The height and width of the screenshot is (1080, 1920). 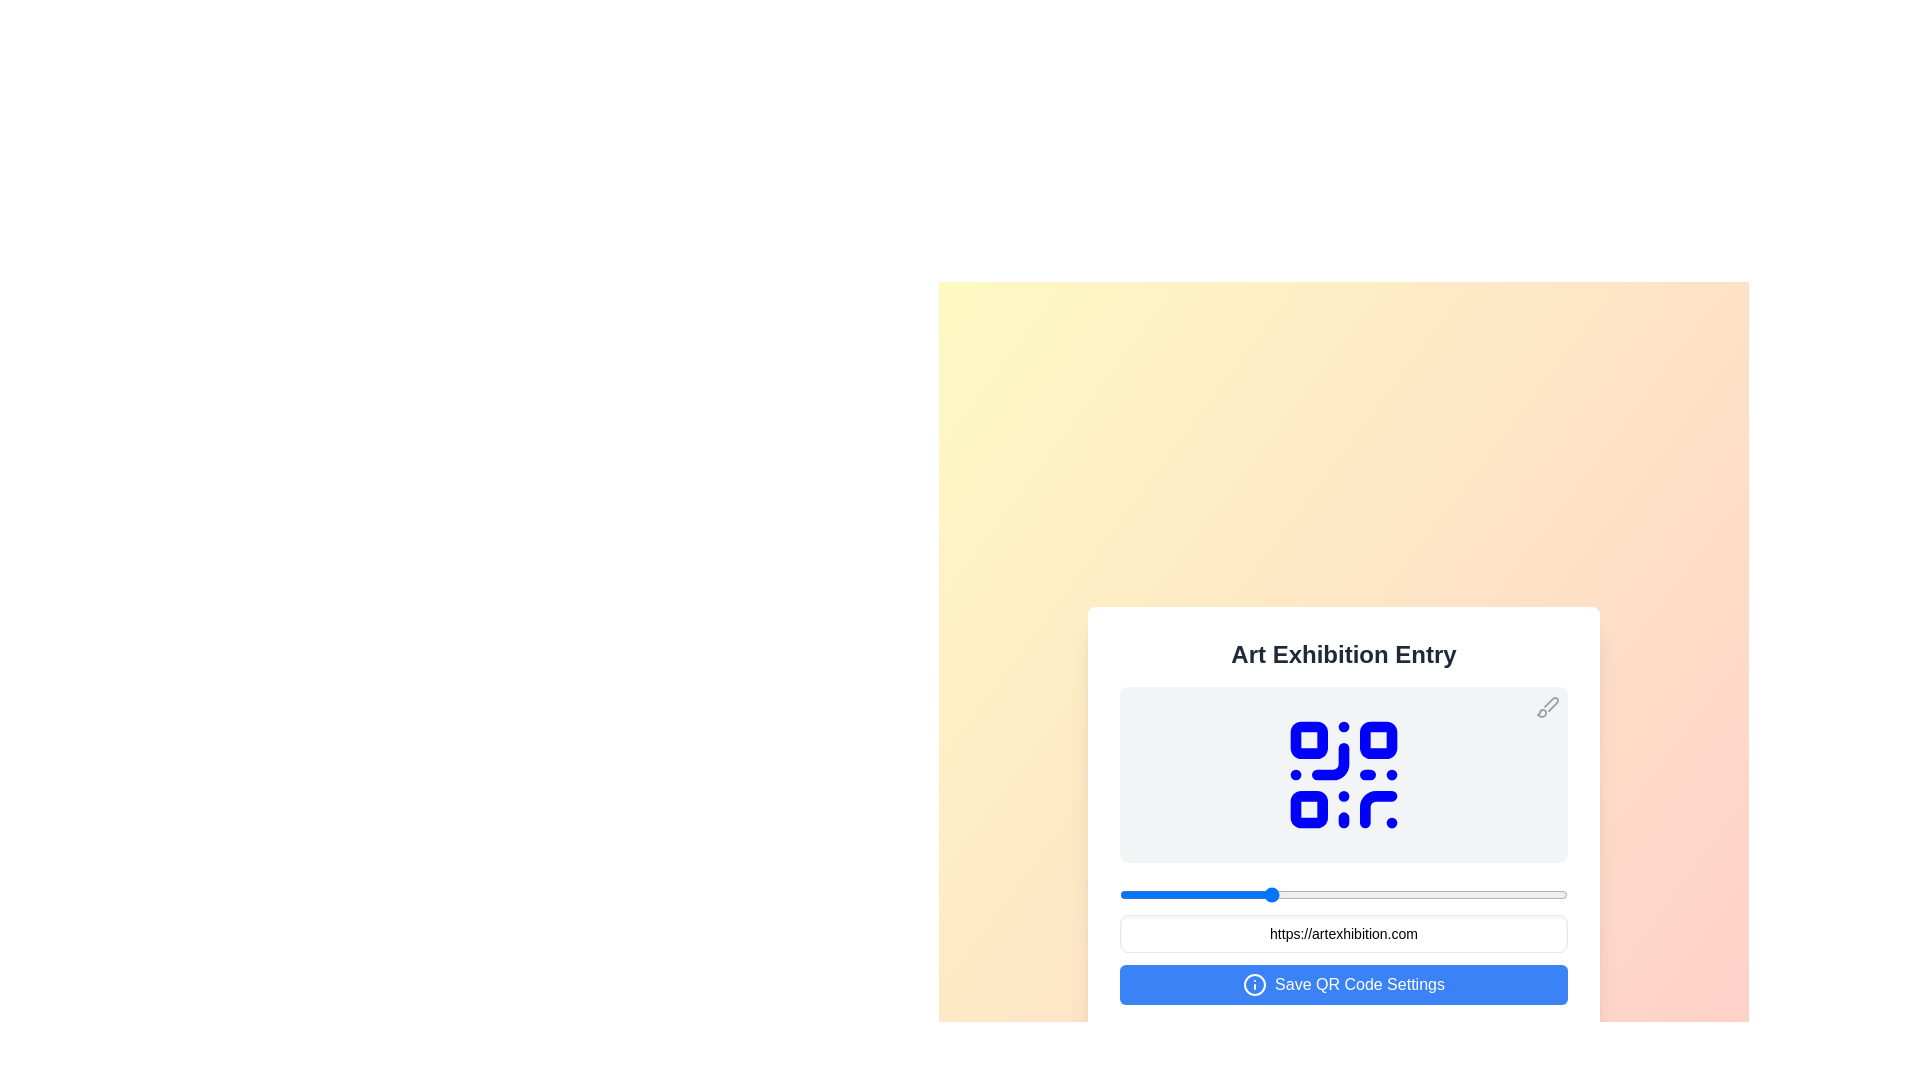 I want to click on the top-left rounded square graphic module of the QR code, which is filled with a vivid blue color and part of the QR code structure located in the 'Art Exhibition Entry' section, so click(x=1309, y=740).